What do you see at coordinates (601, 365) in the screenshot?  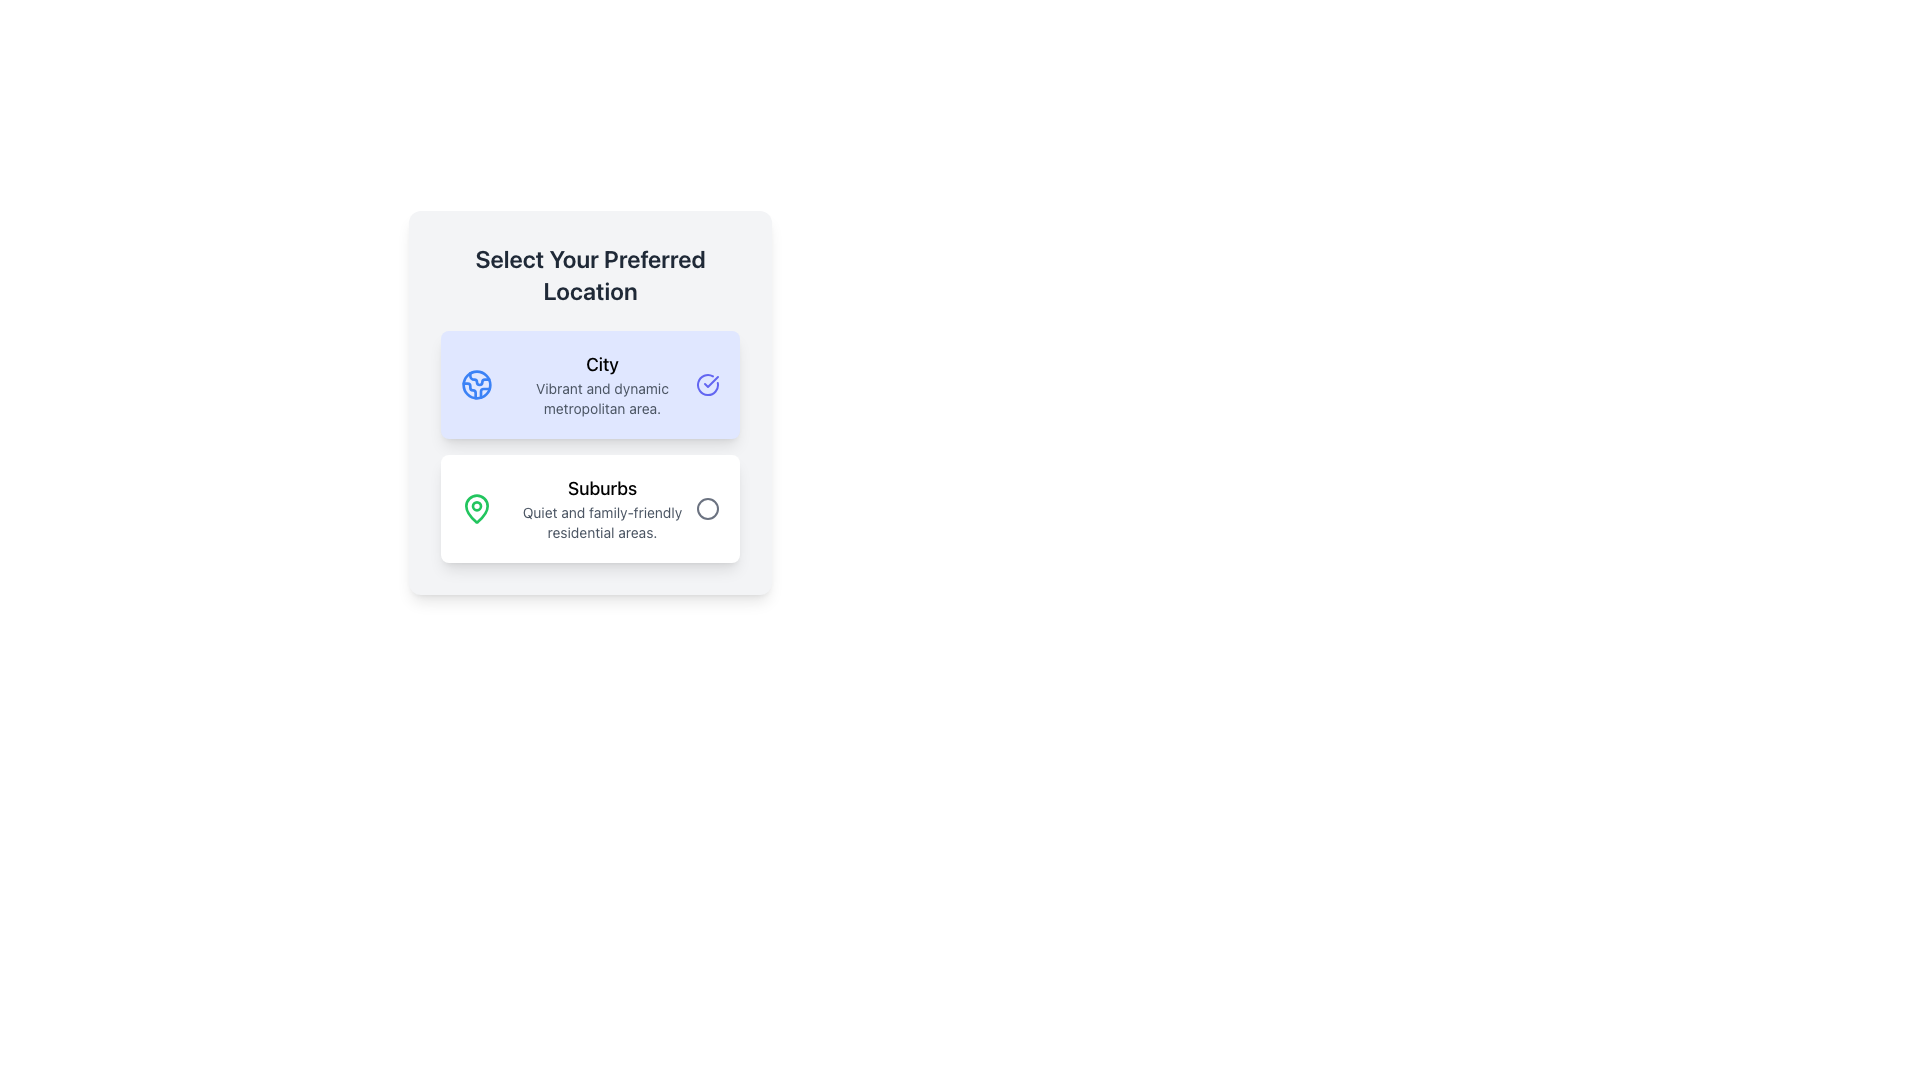 I see `the text label component that serves as the title for the card labeled 'City', which is bold and centered horizontally at the top of the card` at bounding box center [601, 365].